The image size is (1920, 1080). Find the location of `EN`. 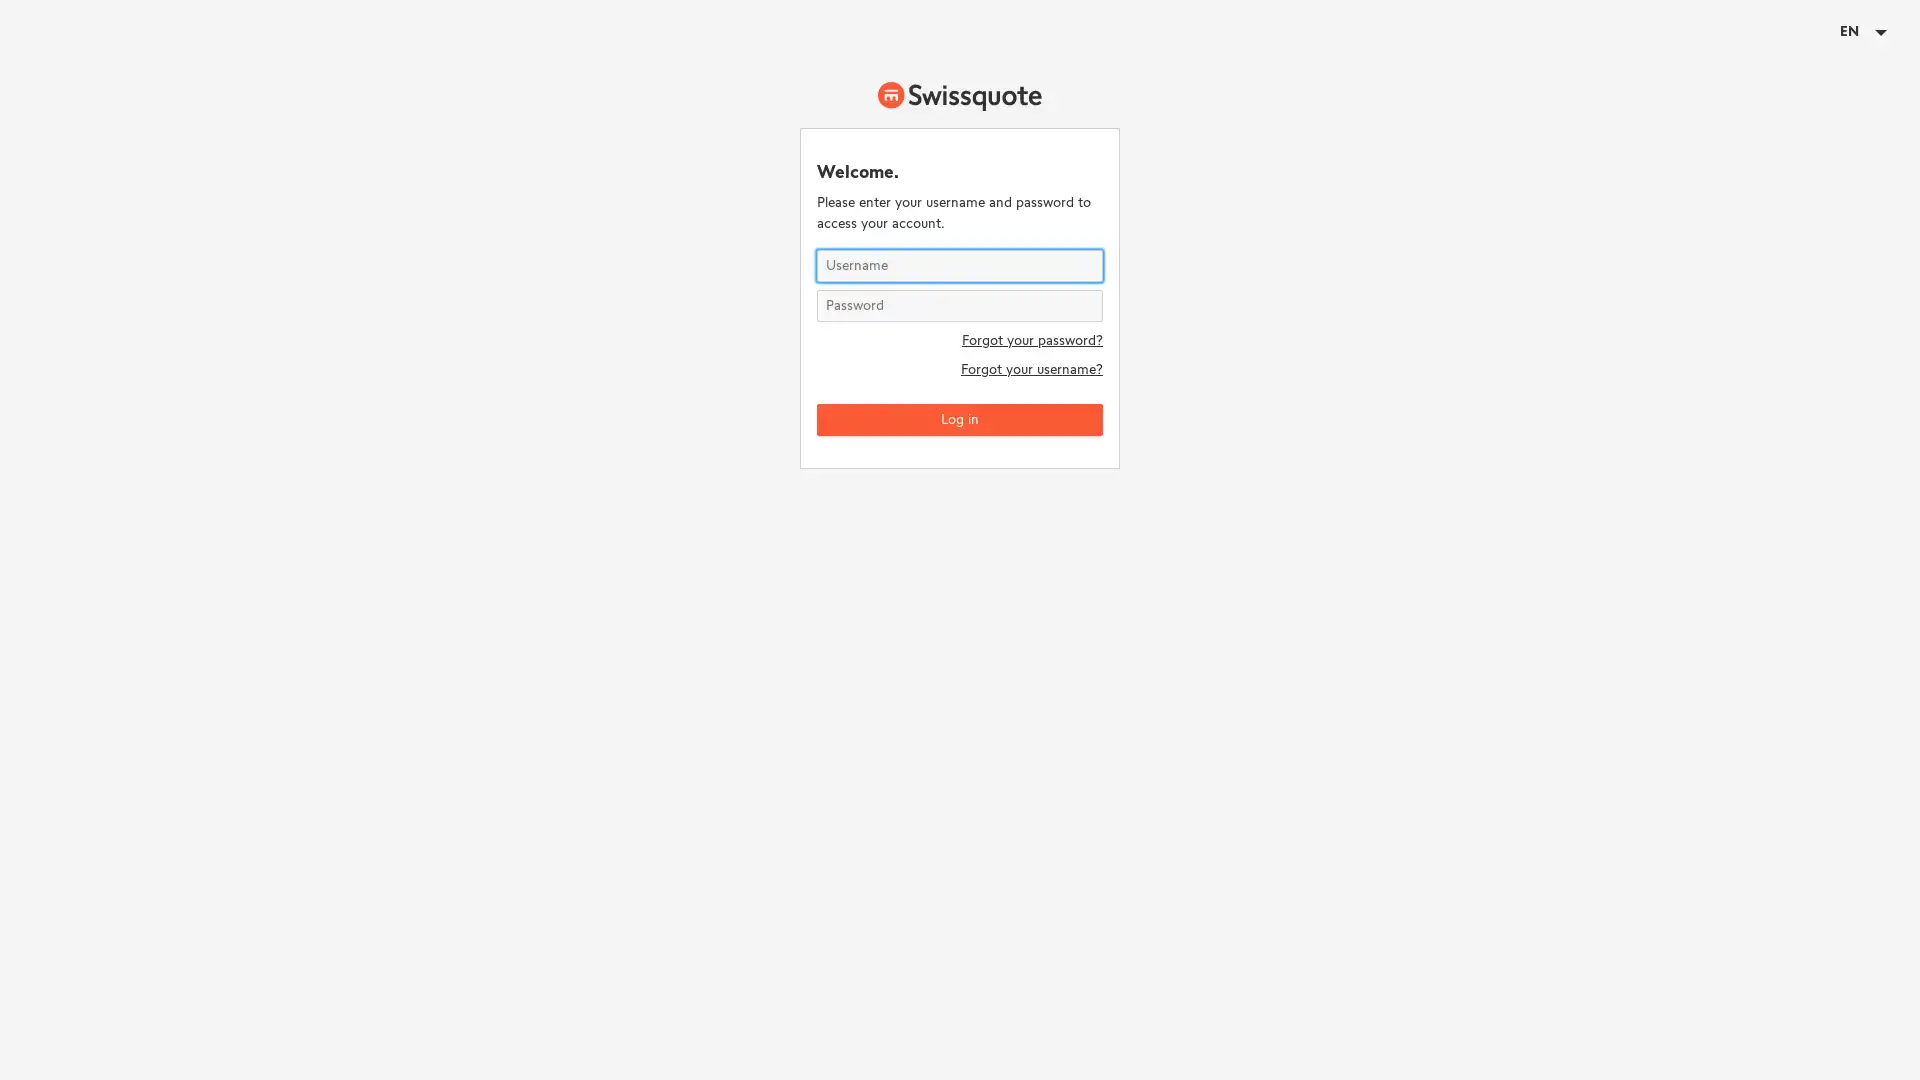

EN is located at coordinates (1862, 31).